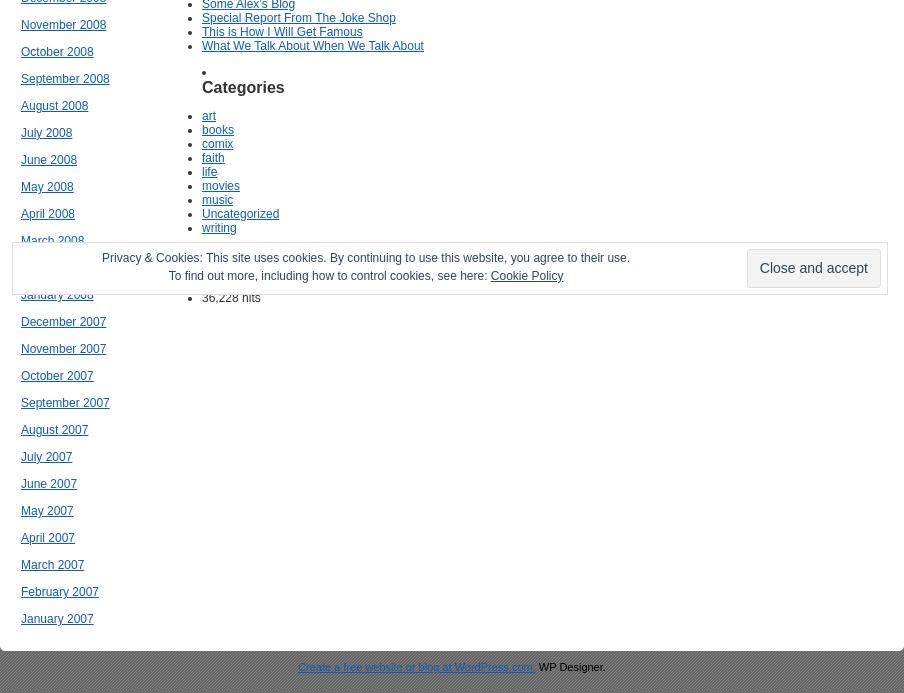  I want to click on 'February 2008', so click(60, 266).